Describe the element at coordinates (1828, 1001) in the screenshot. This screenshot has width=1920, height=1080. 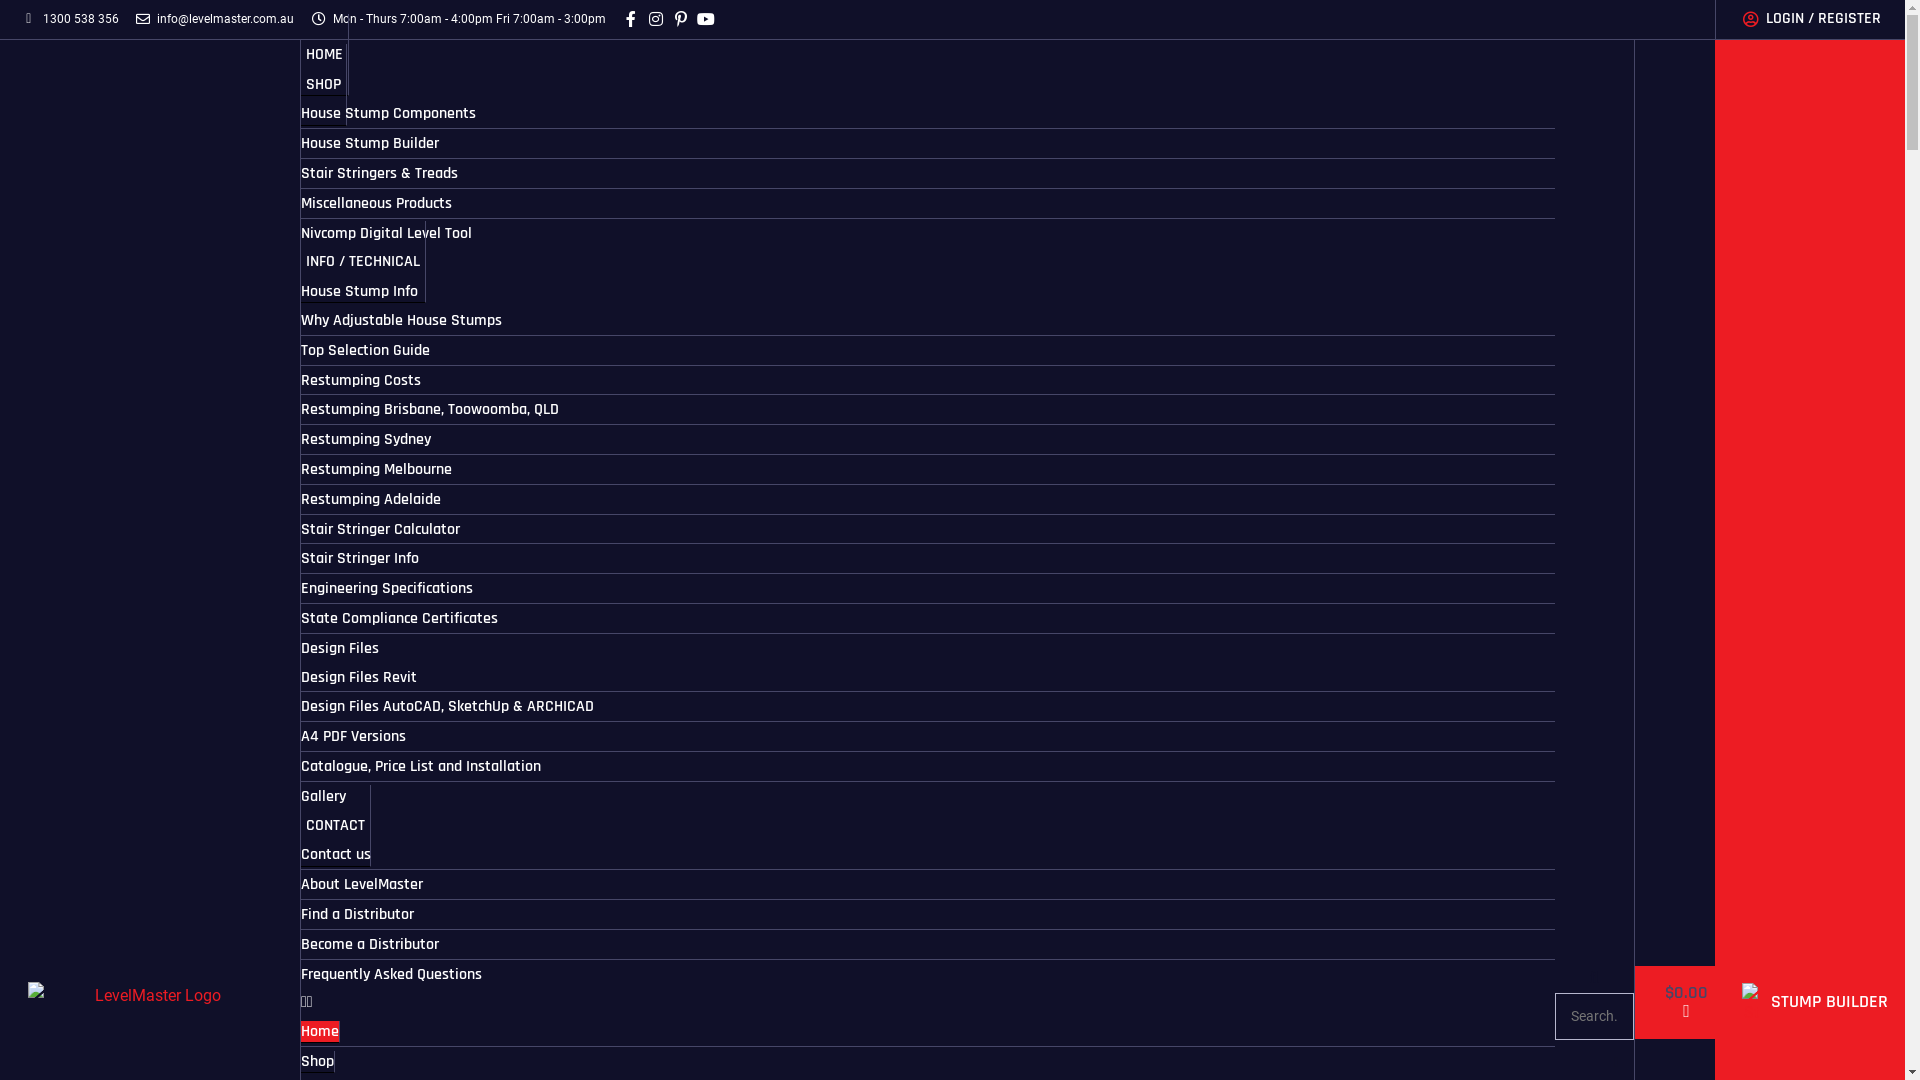
I see `'STUMP BUILDER'` at that location.